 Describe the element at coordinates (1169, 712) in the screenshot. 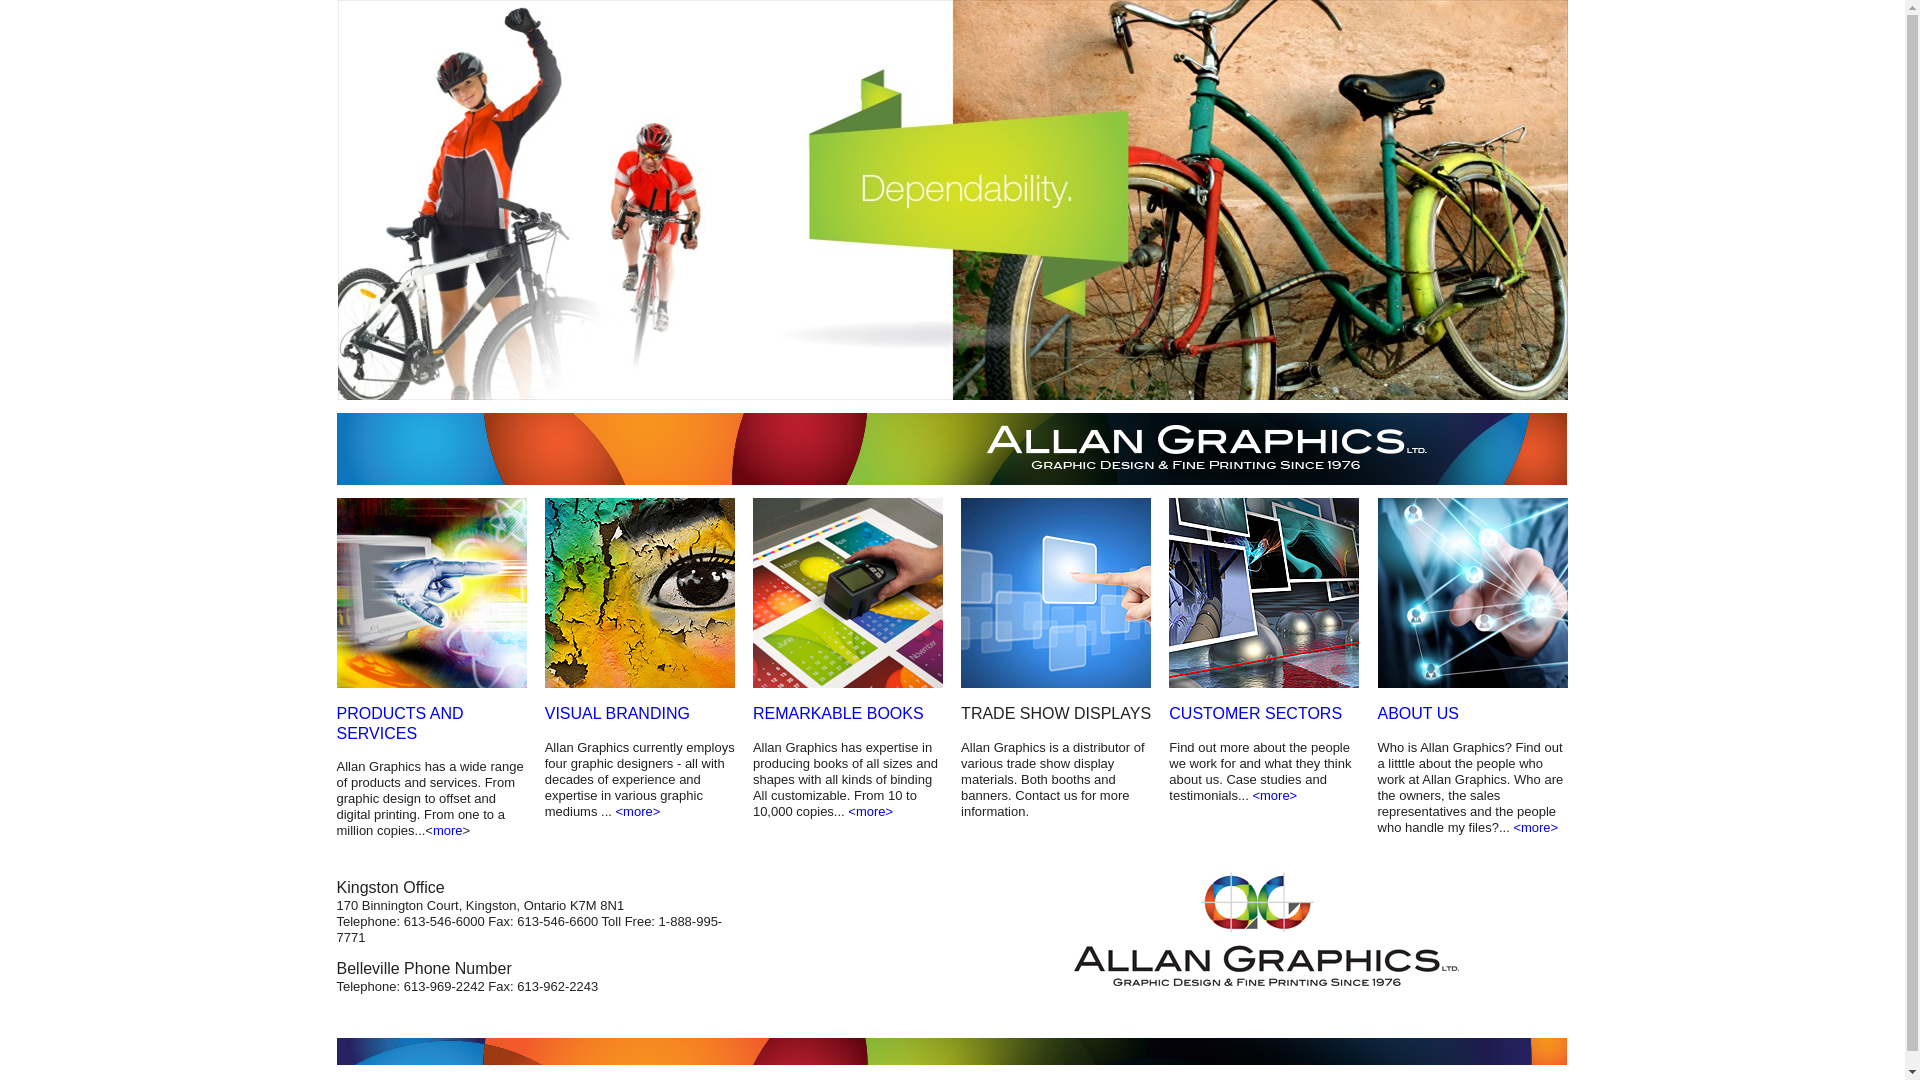

I see `'CUSTOMER SECTORS'` at that location.